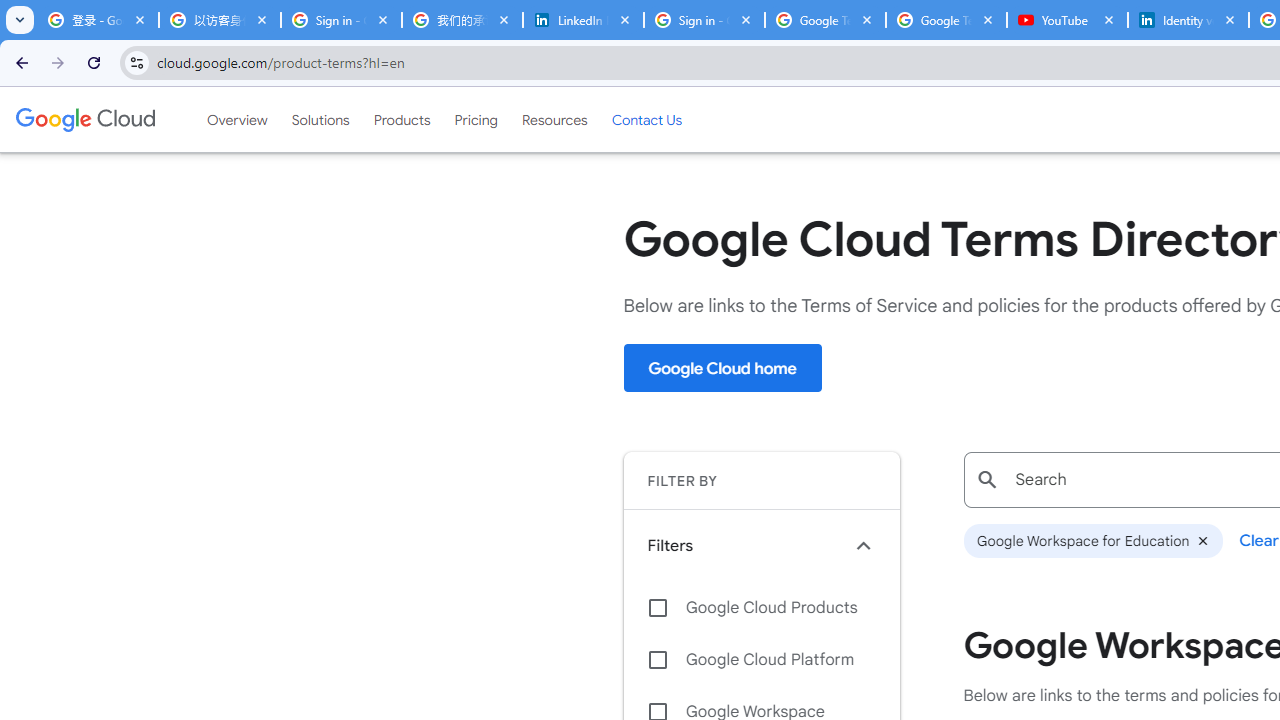 This screenshot has height=720, width=1280. Describe the element at coordinates (721, 367) in the screenshot. I see `'Google Cloud home'` at that location.